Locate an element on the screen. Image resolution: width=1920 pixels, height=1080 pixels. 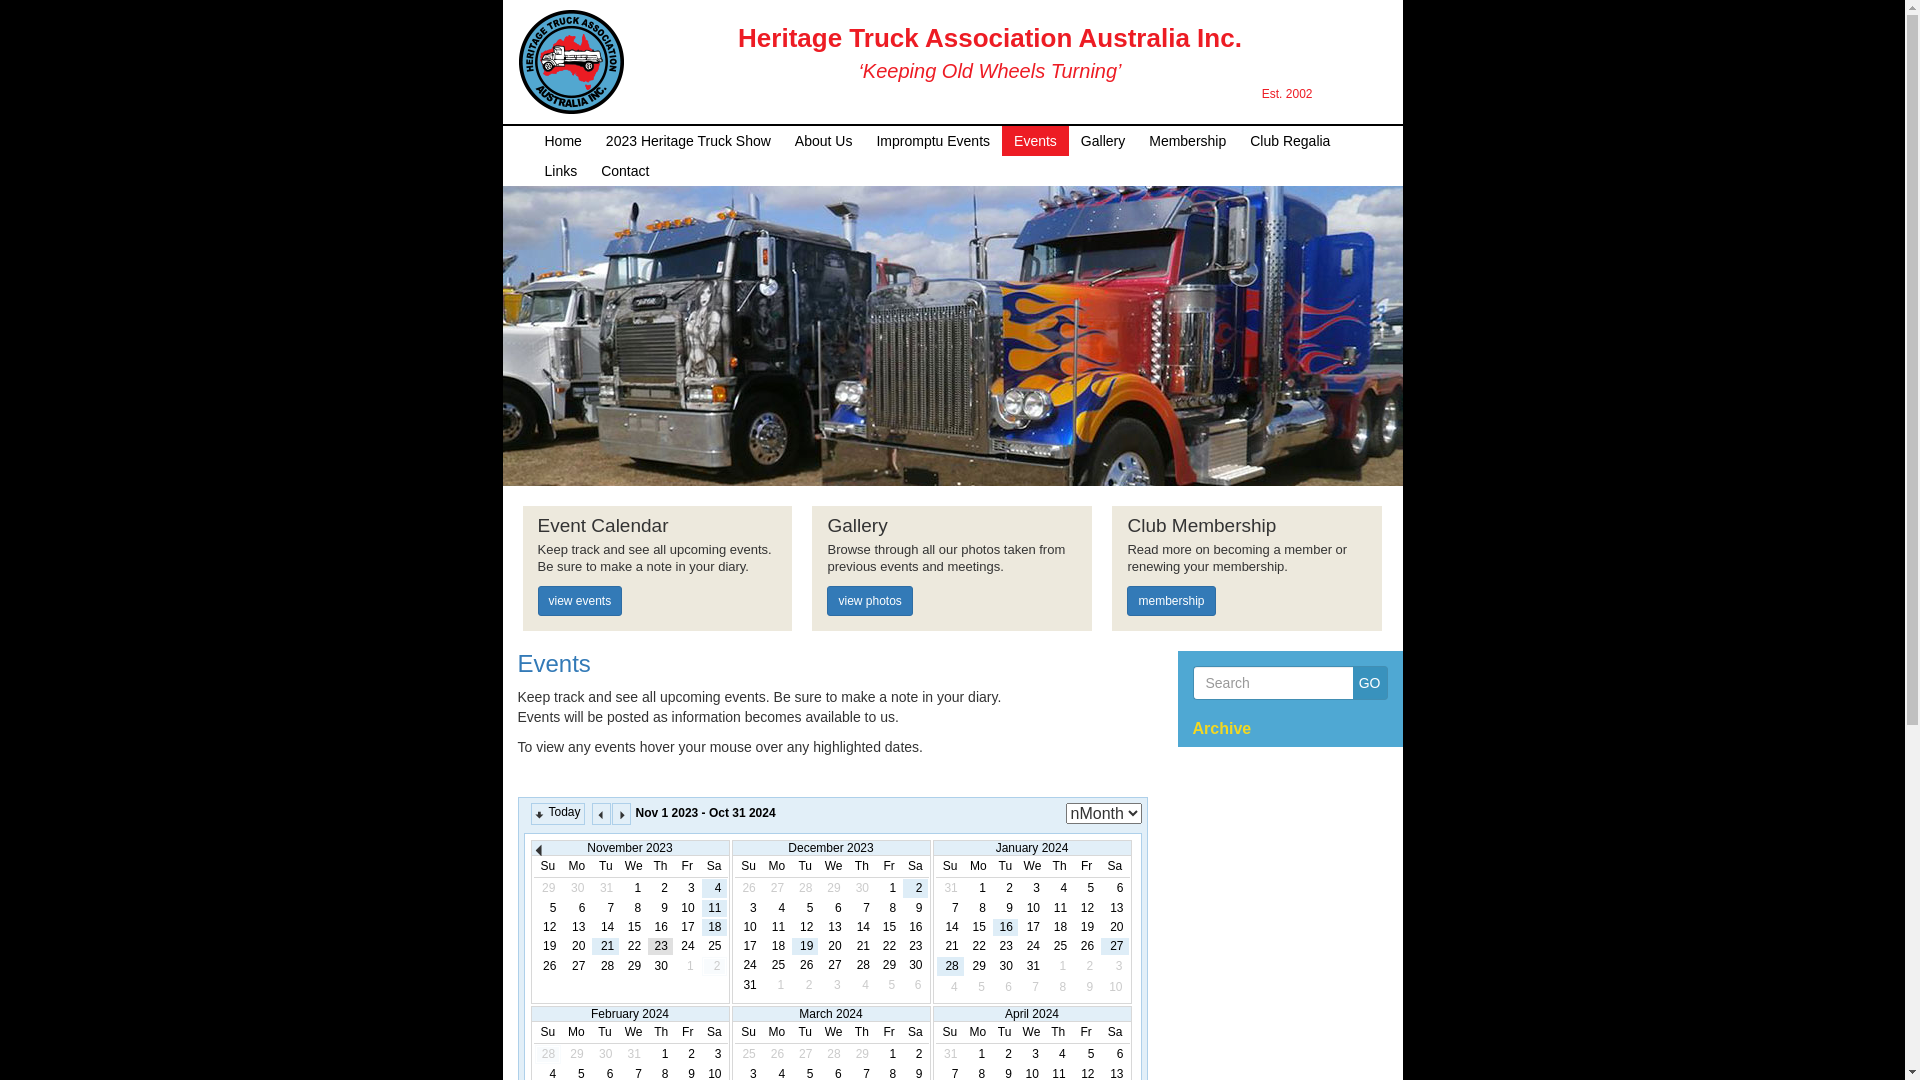
'6' is located at coordinates (820, 908).